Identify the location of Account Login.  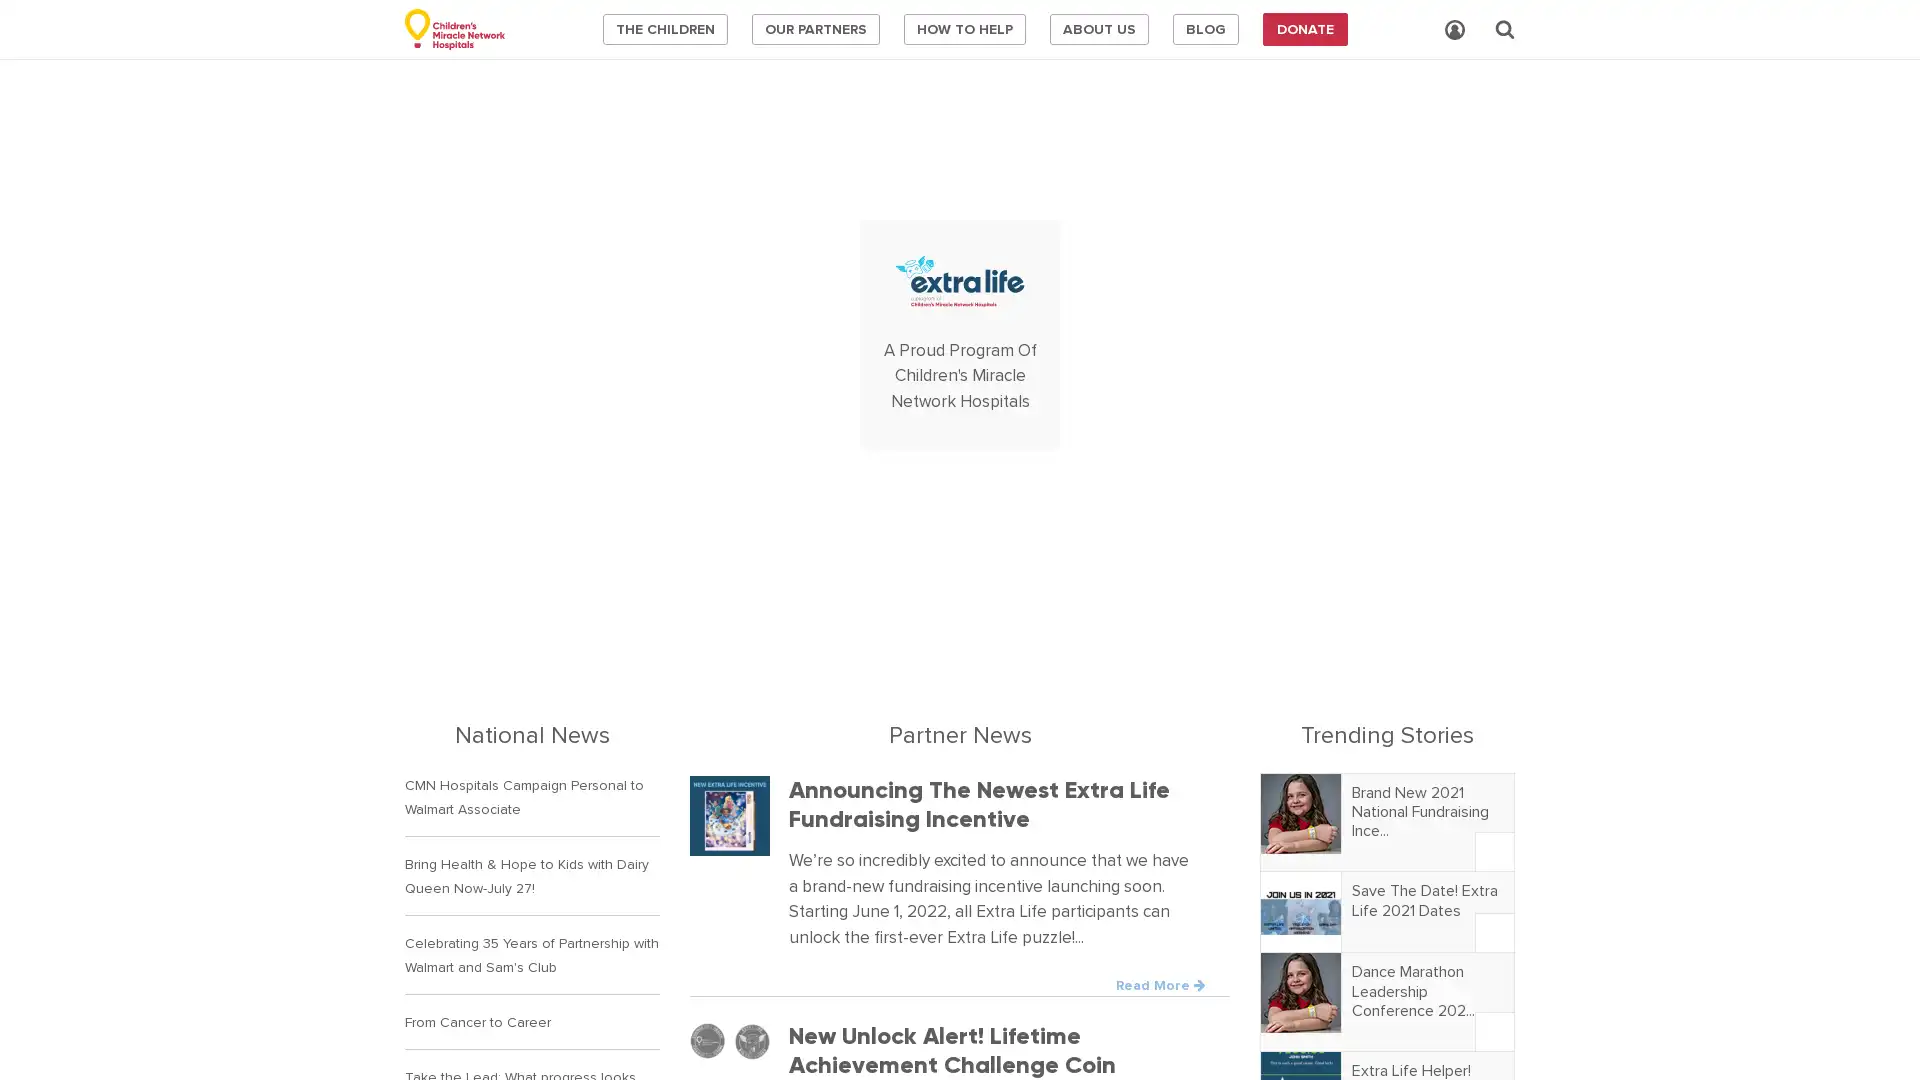
(1454, 30).